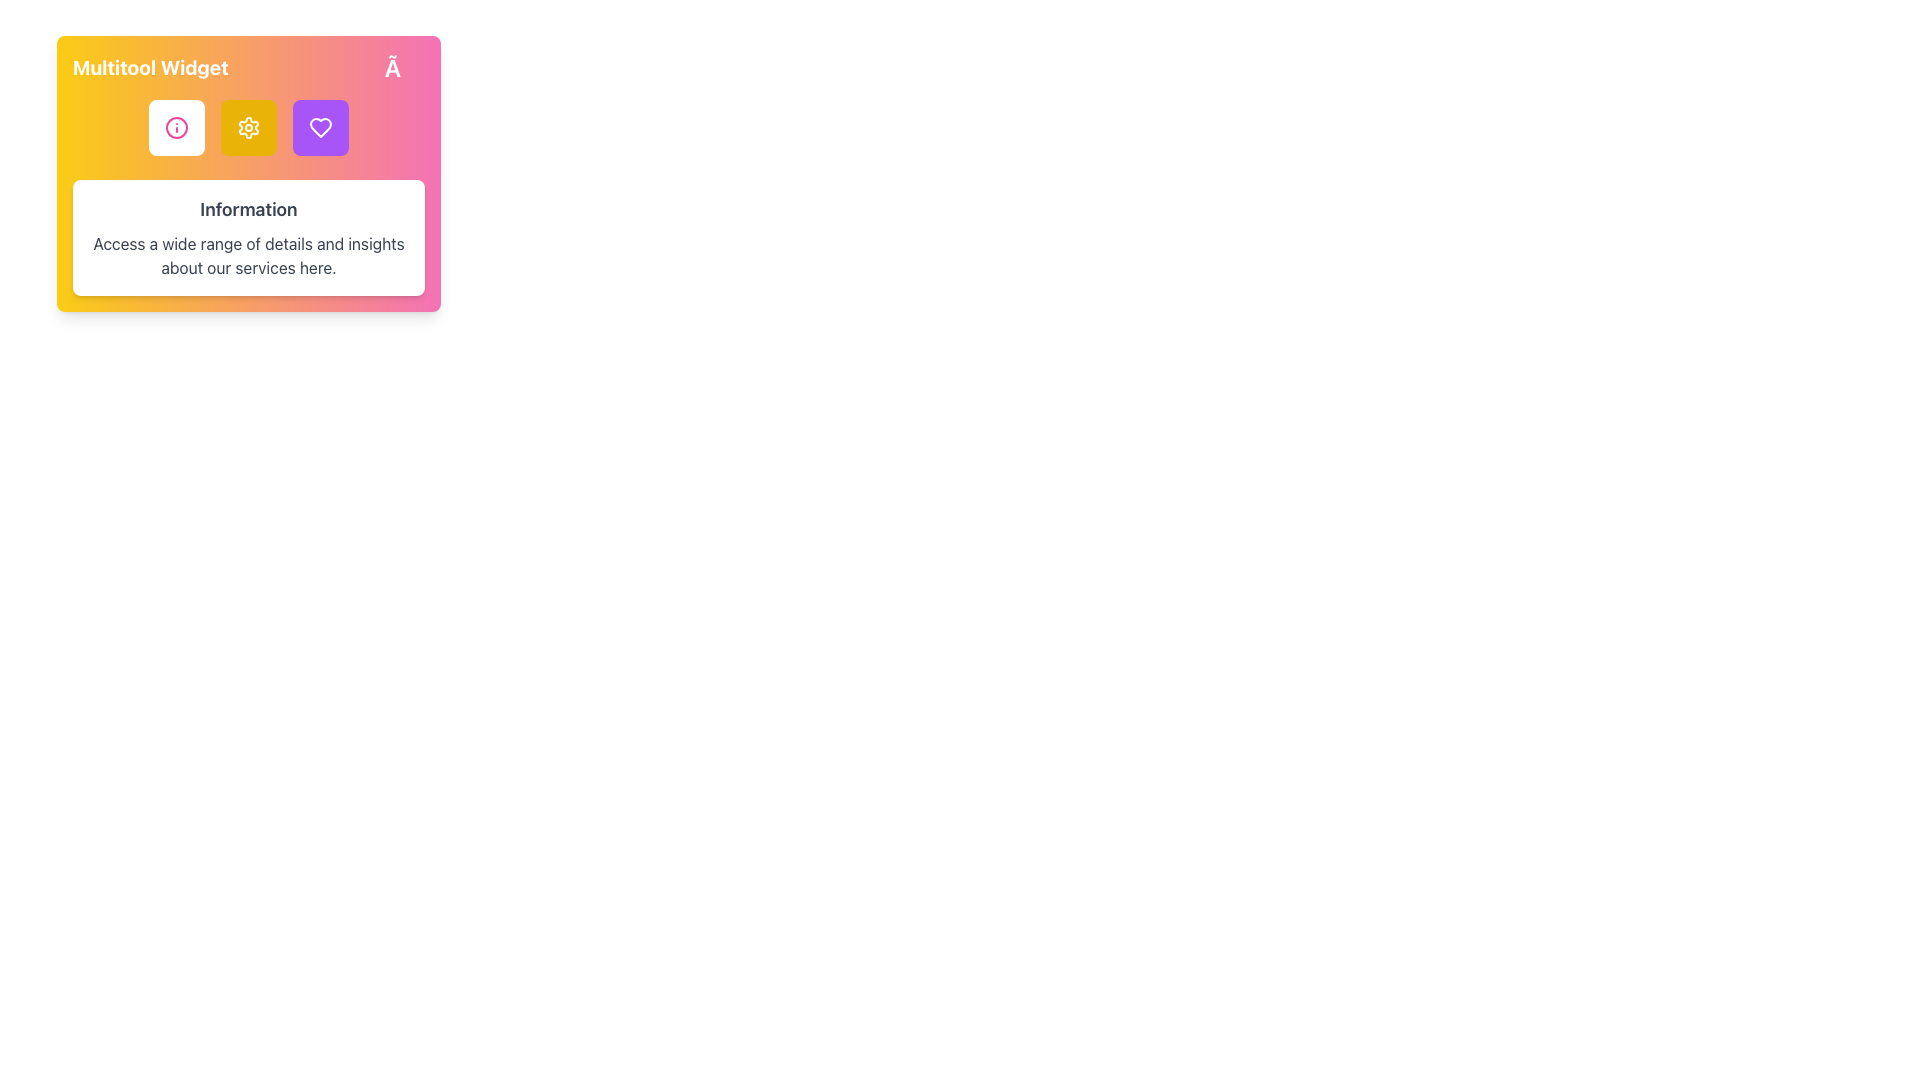  What do you see at coordinates (321, 127) in the screenshot?
I see `the third button in a horizontal row of three, which features a heart icon` at bounding box center [321, 127].